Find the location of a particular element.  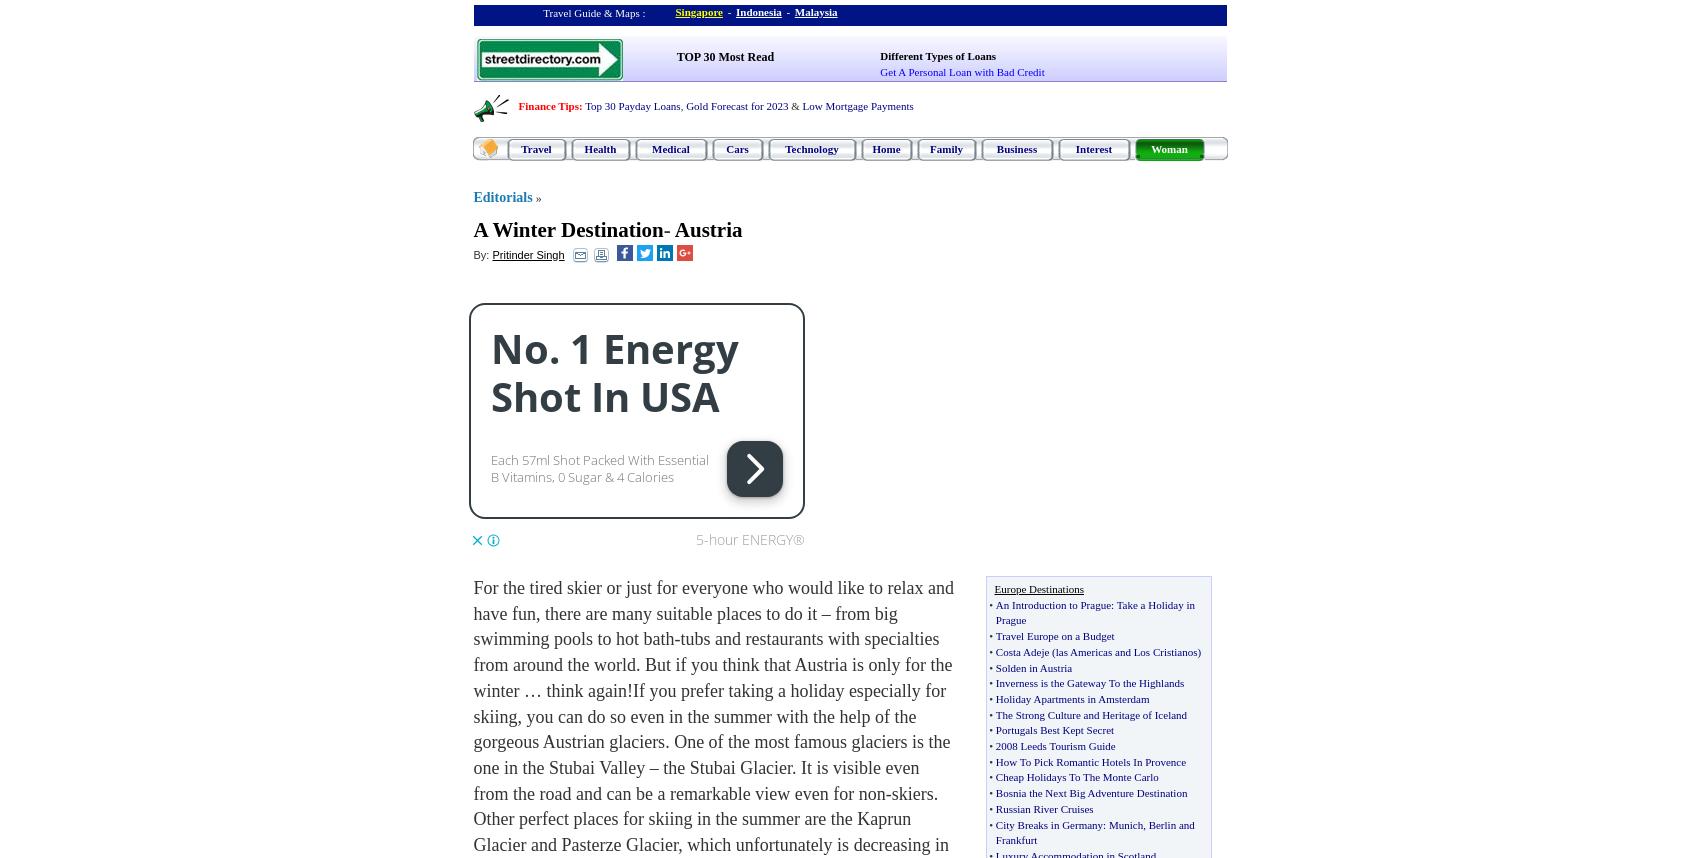

'An Introduction to Prague' is located at coordinates (1051, 604).